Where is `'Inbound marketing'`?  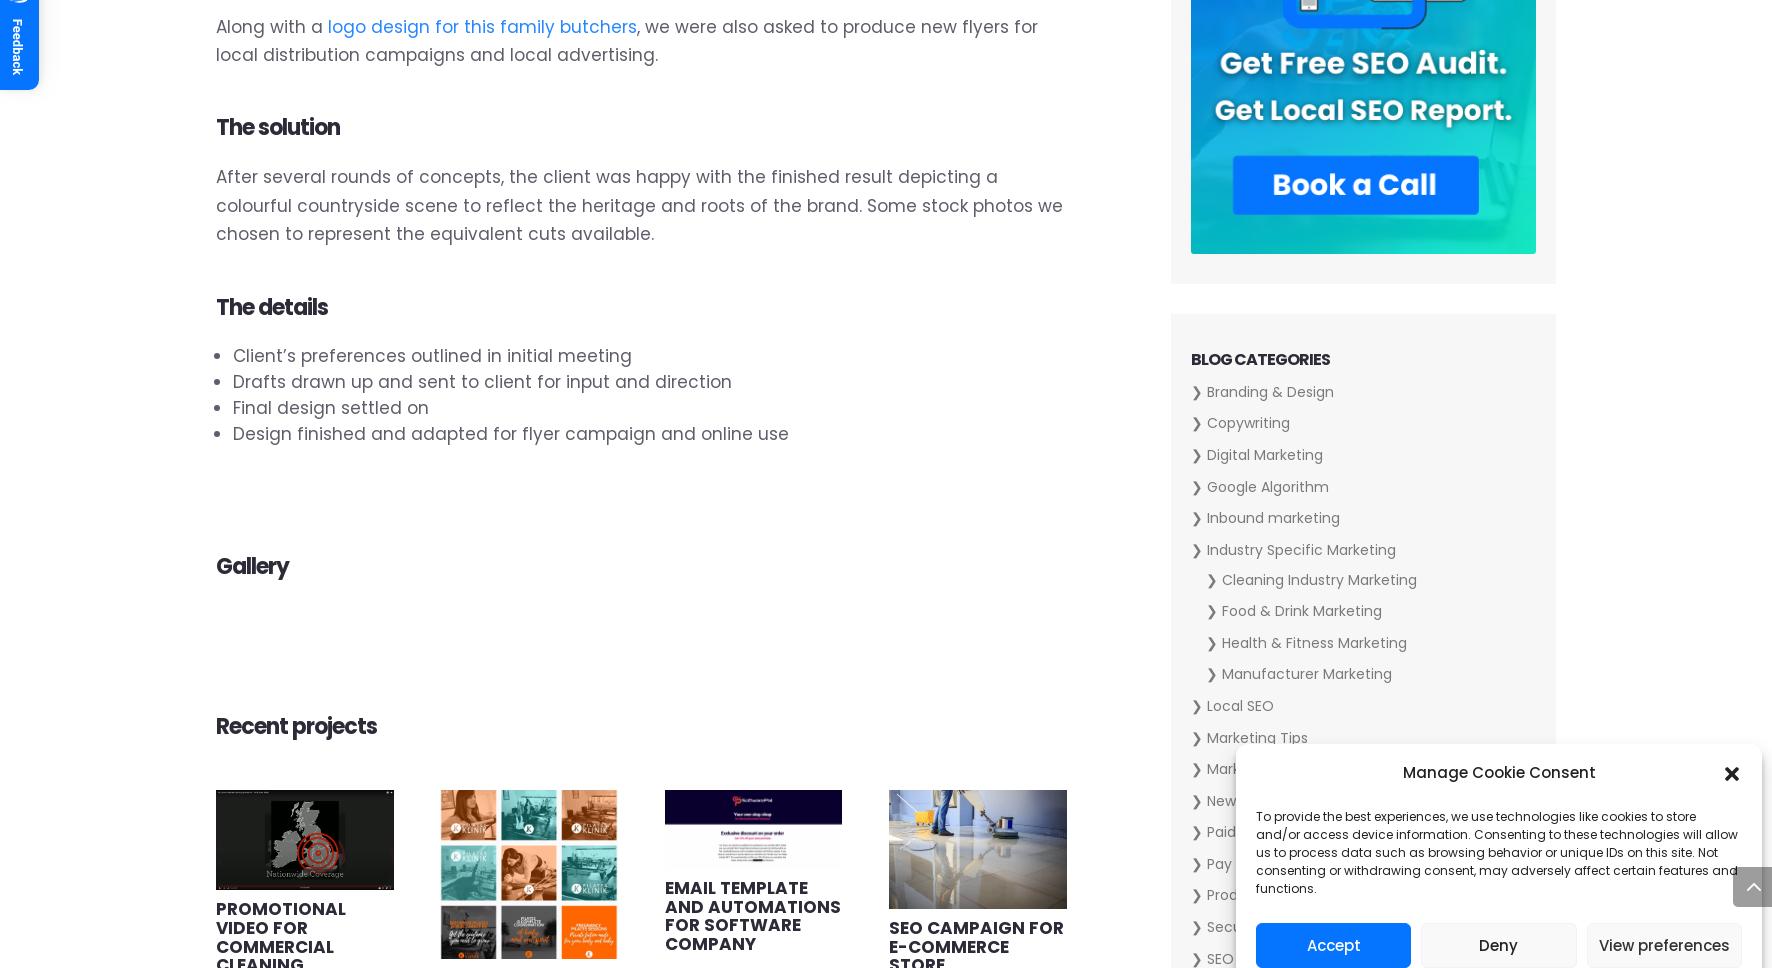 'Inbound marketing' is located at coordinates (1272, 517).